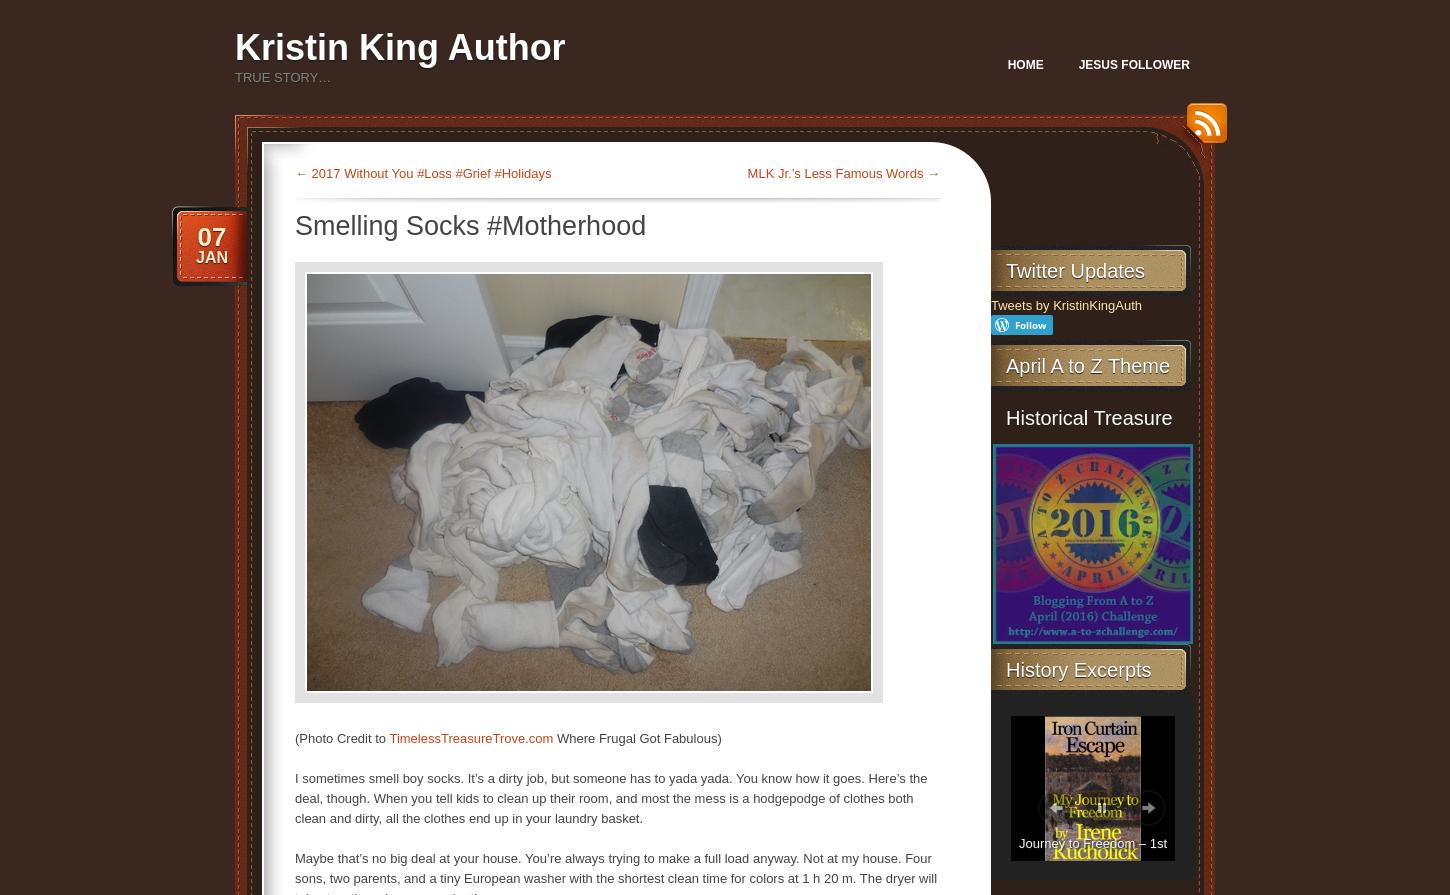 Image resolution: width=1450 pixels, height=895 pixels. Describe the element at coordinates (469, 225) in the screenshot. I see `'Smelling Socks #Motherhood'` at that location.